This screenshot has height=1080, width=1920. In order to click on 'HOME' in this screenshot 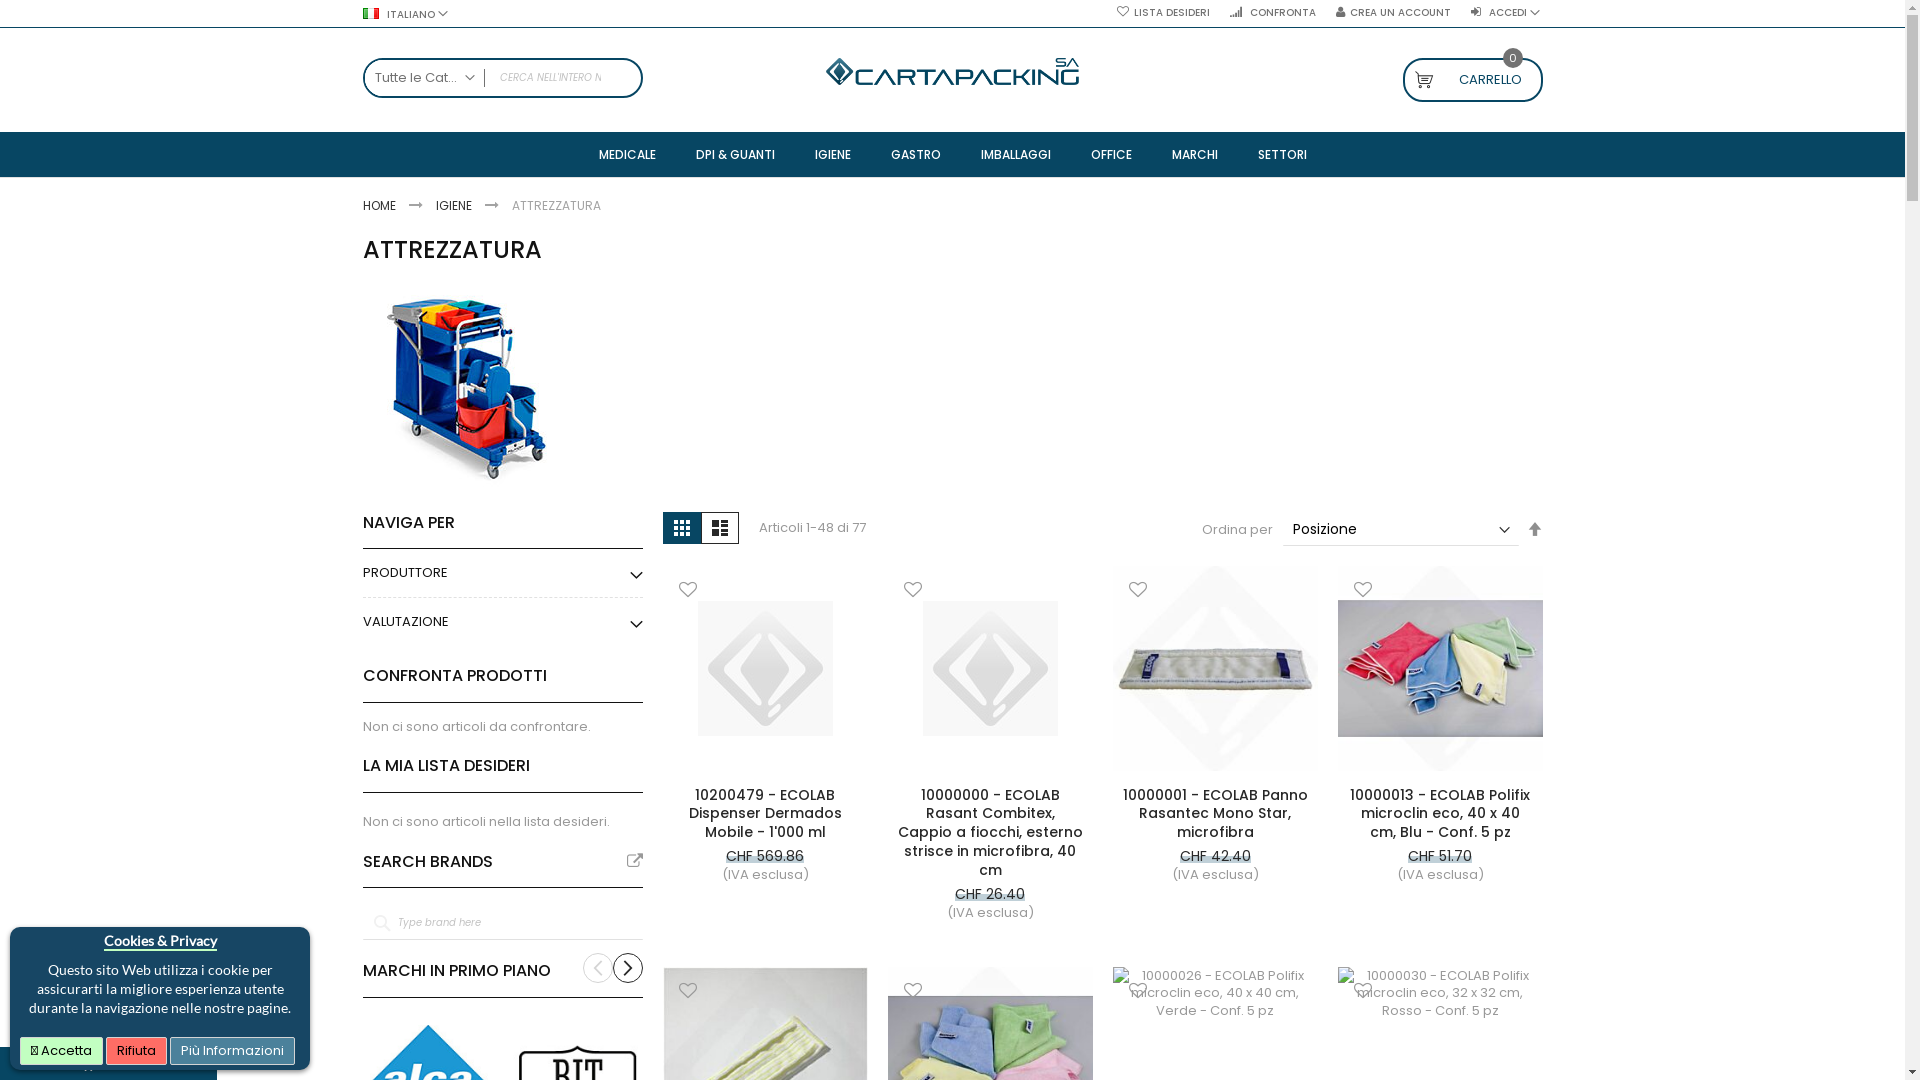, I will do `click(379, 205)`.